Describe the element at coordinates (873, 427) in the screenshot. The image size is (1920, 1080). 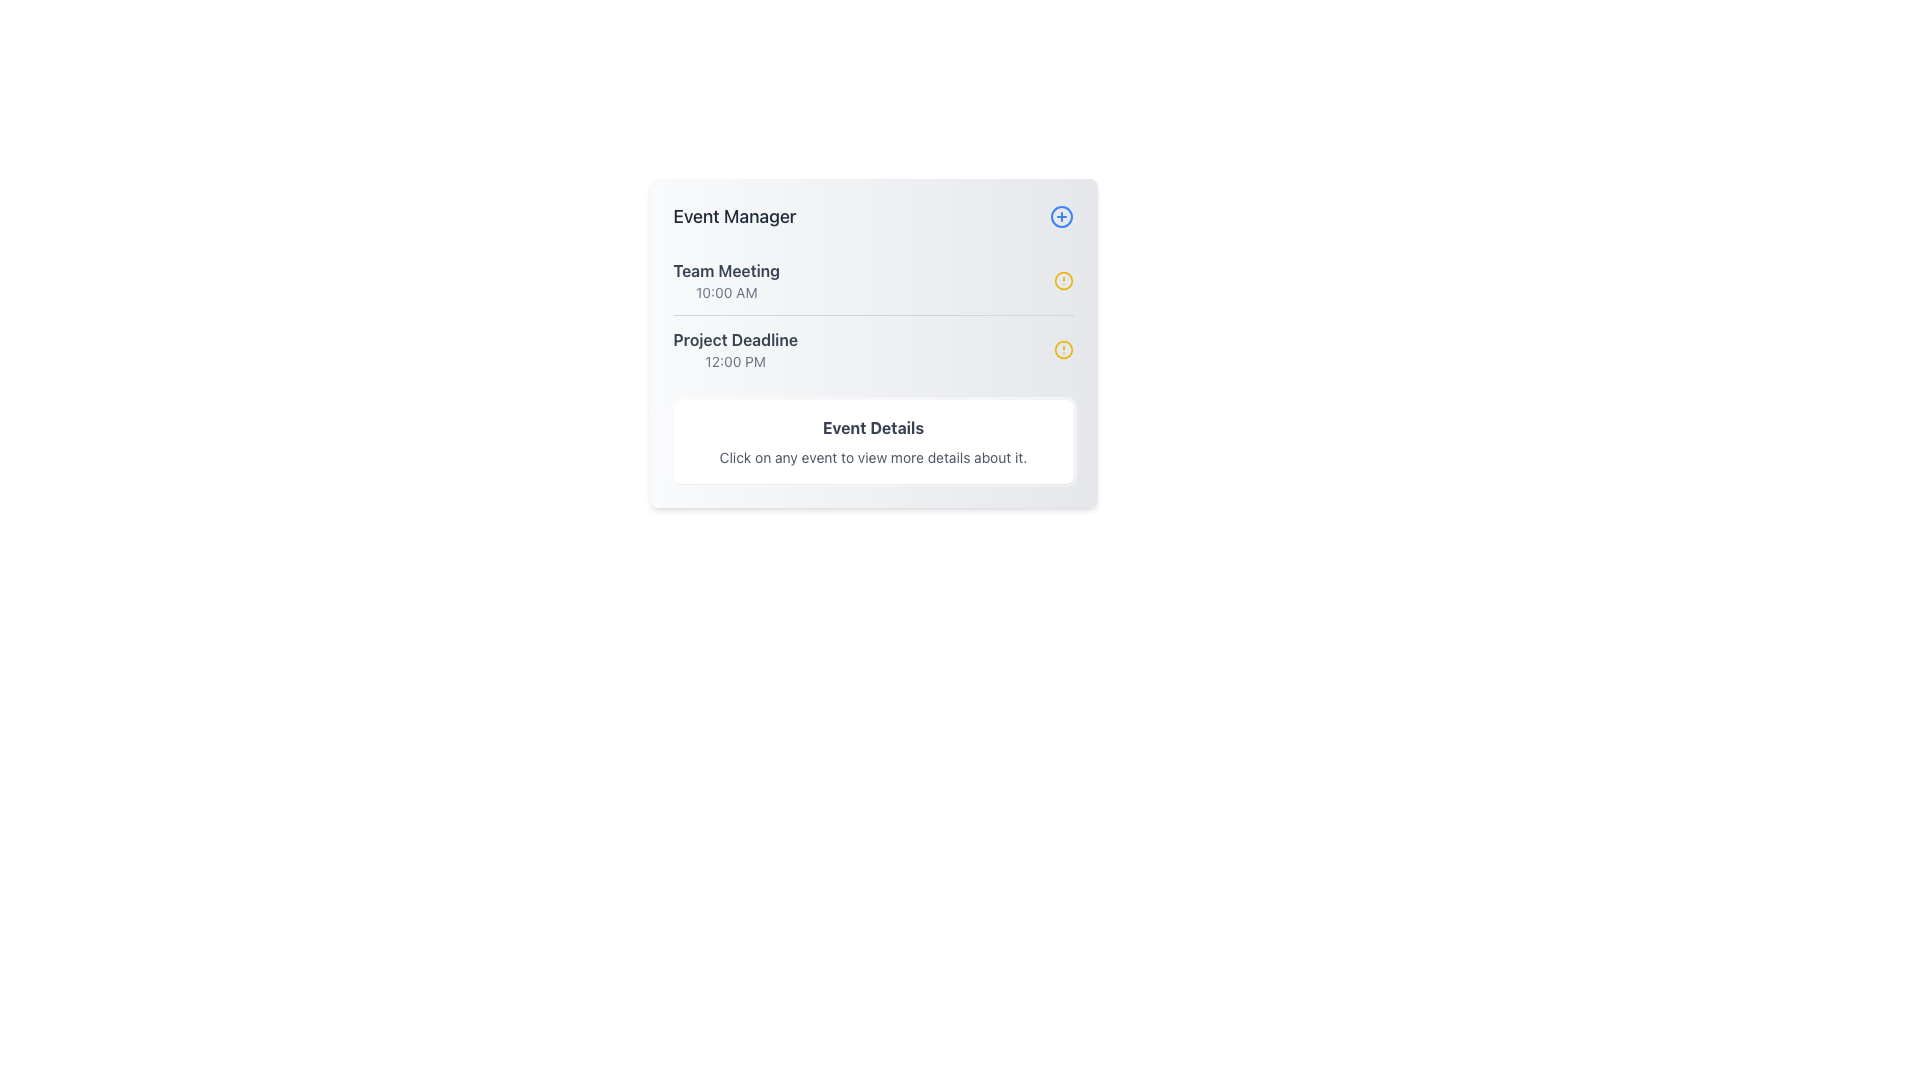
I see `the bold text element reading 'Event Details' that is centrally located within a white box and serves as a title above descriptive instructions` at that location.